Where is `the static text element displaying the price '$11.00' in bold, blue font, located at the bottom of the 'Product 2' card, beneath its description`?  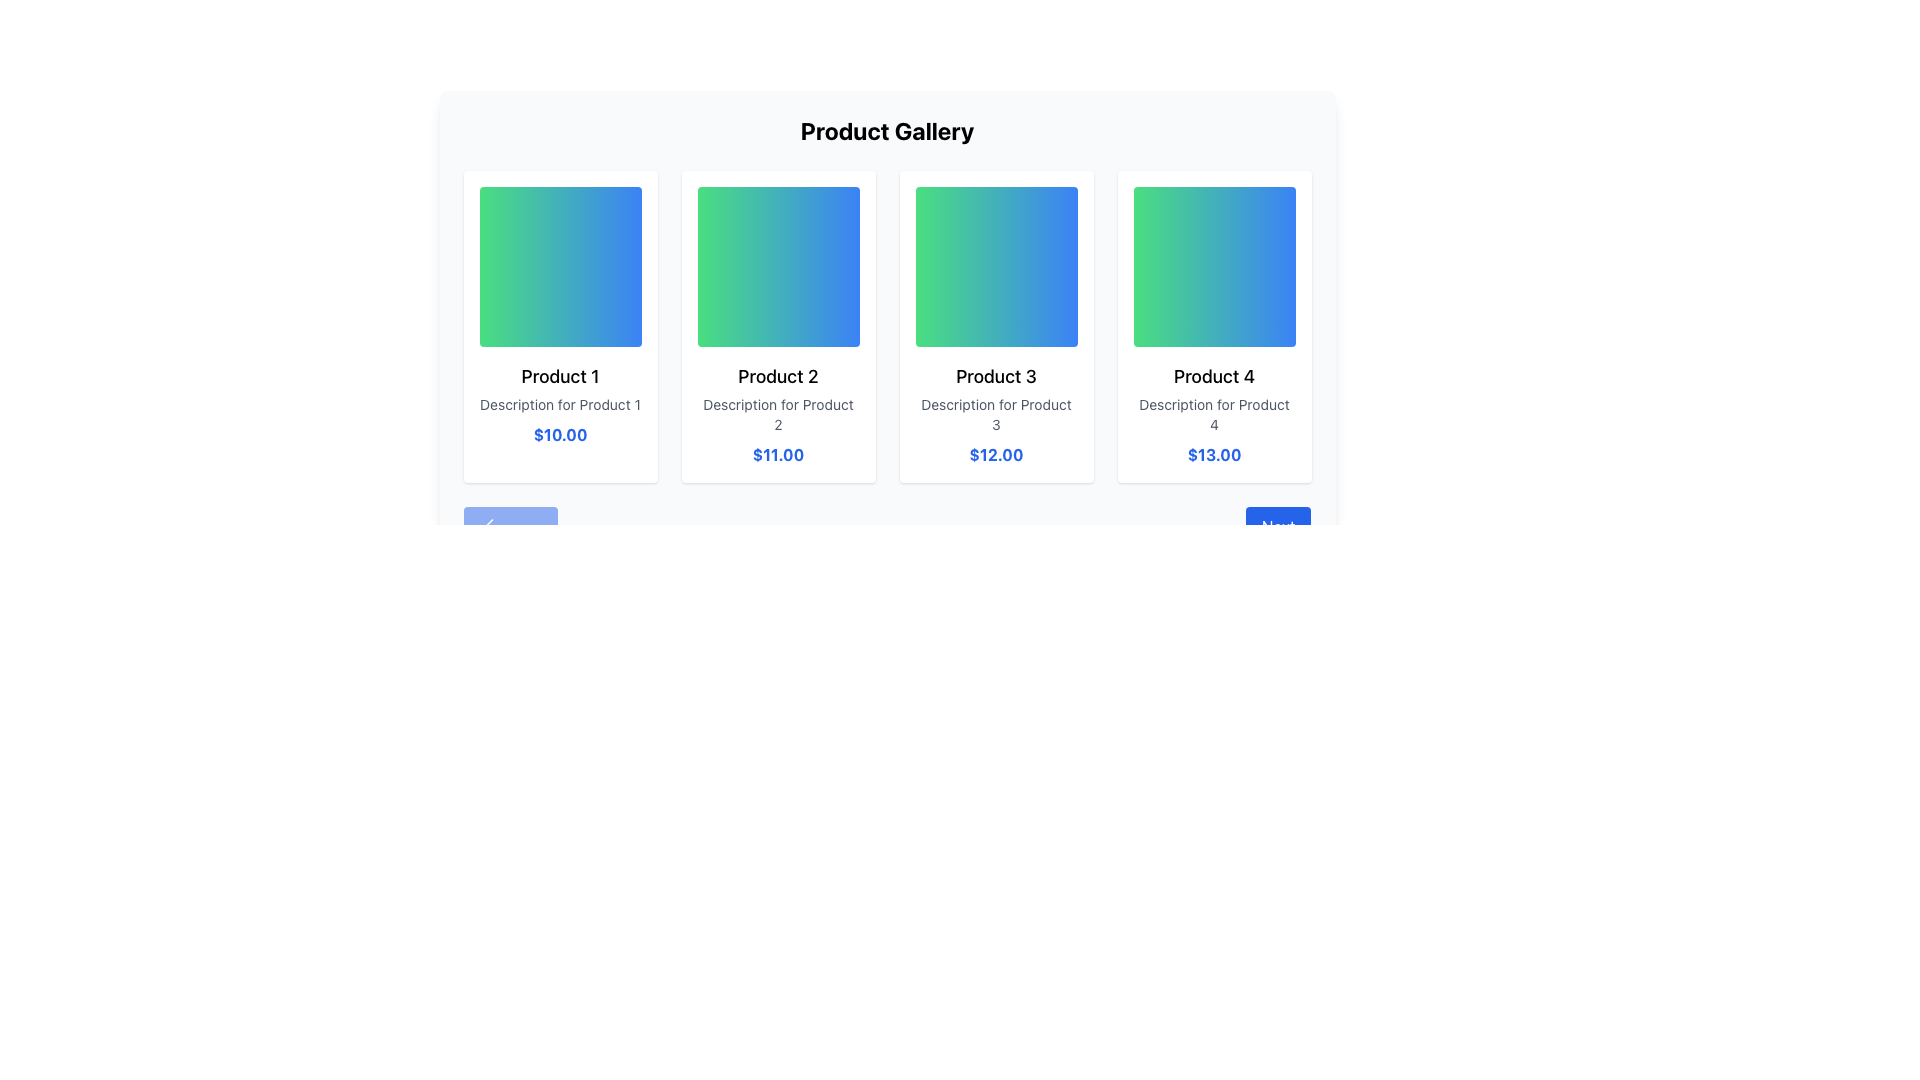 the static text element displaying the price '$11.00' in bold, blue font, located at the bottom of the 'Product 2' card, beneath its description is located at coordinates (777, 455).